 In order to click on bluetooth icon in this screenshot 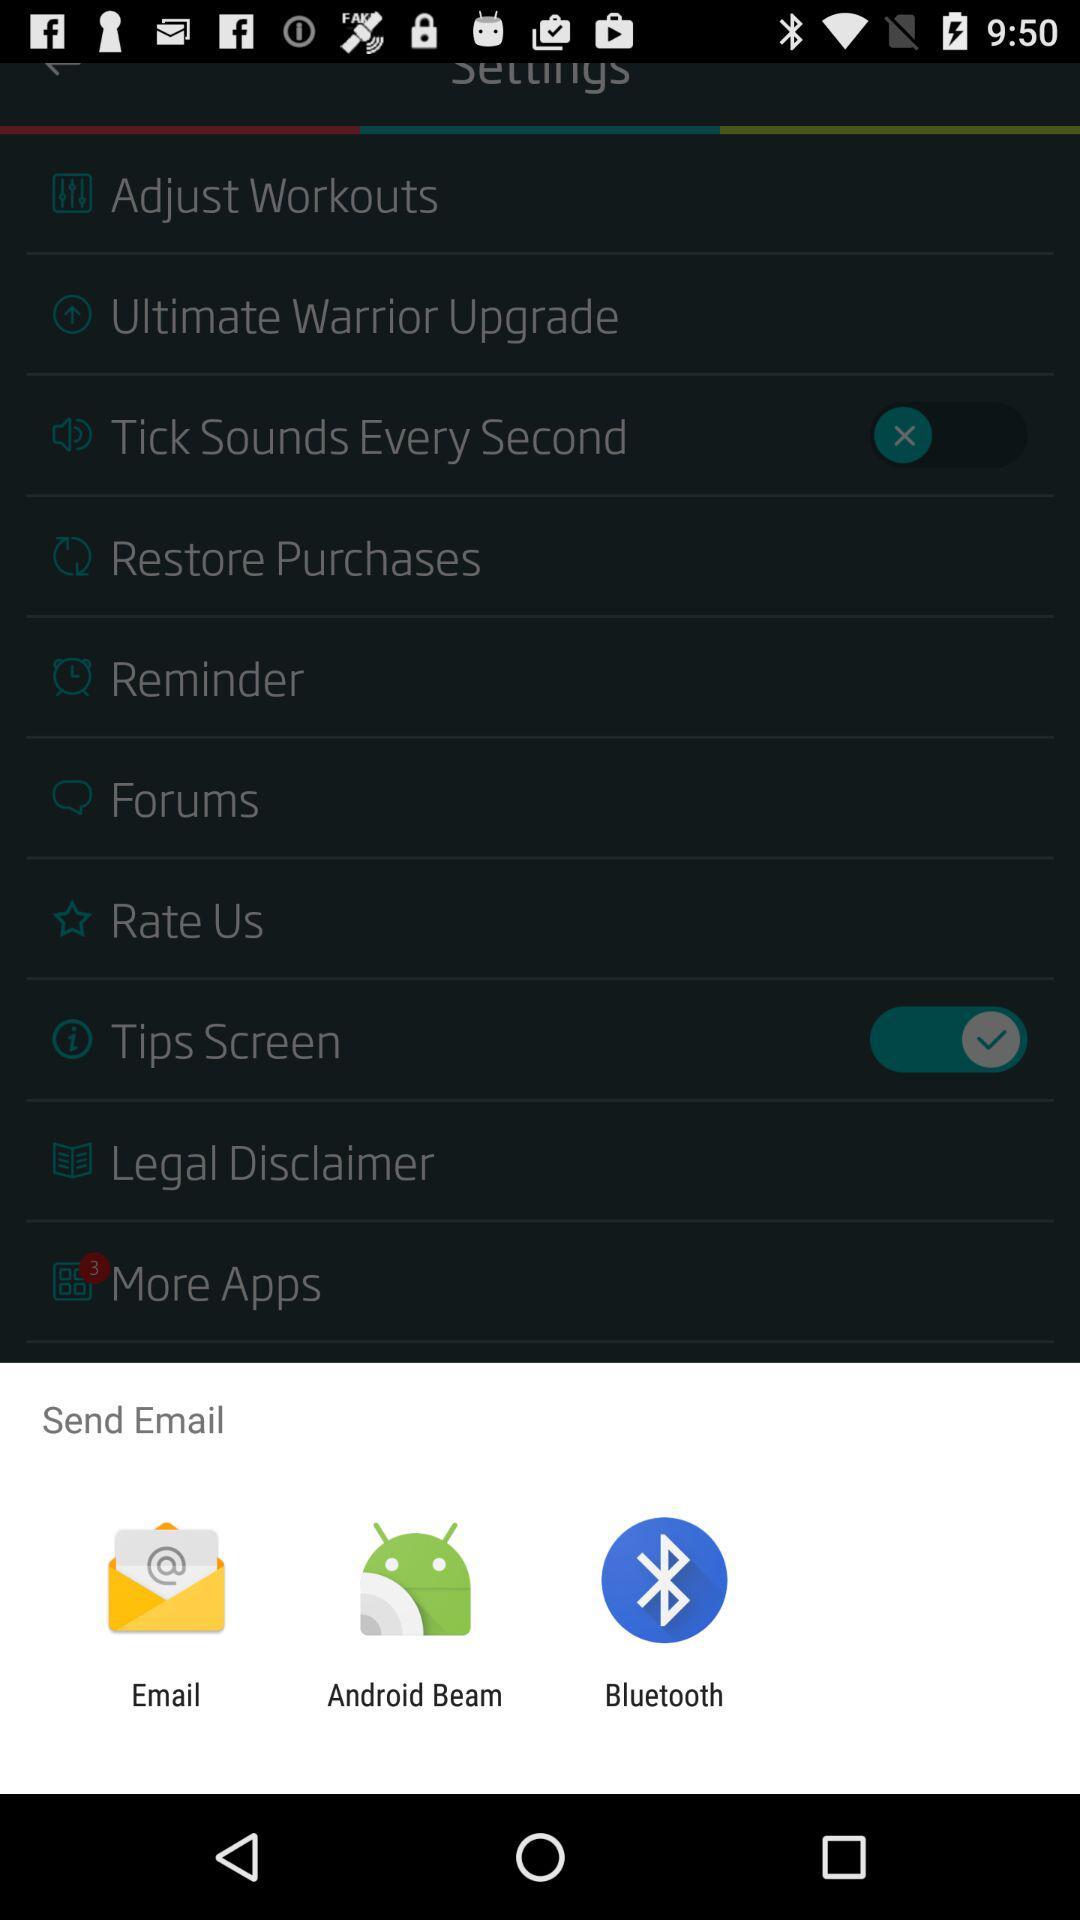, I will do `click(664, 1711)`.